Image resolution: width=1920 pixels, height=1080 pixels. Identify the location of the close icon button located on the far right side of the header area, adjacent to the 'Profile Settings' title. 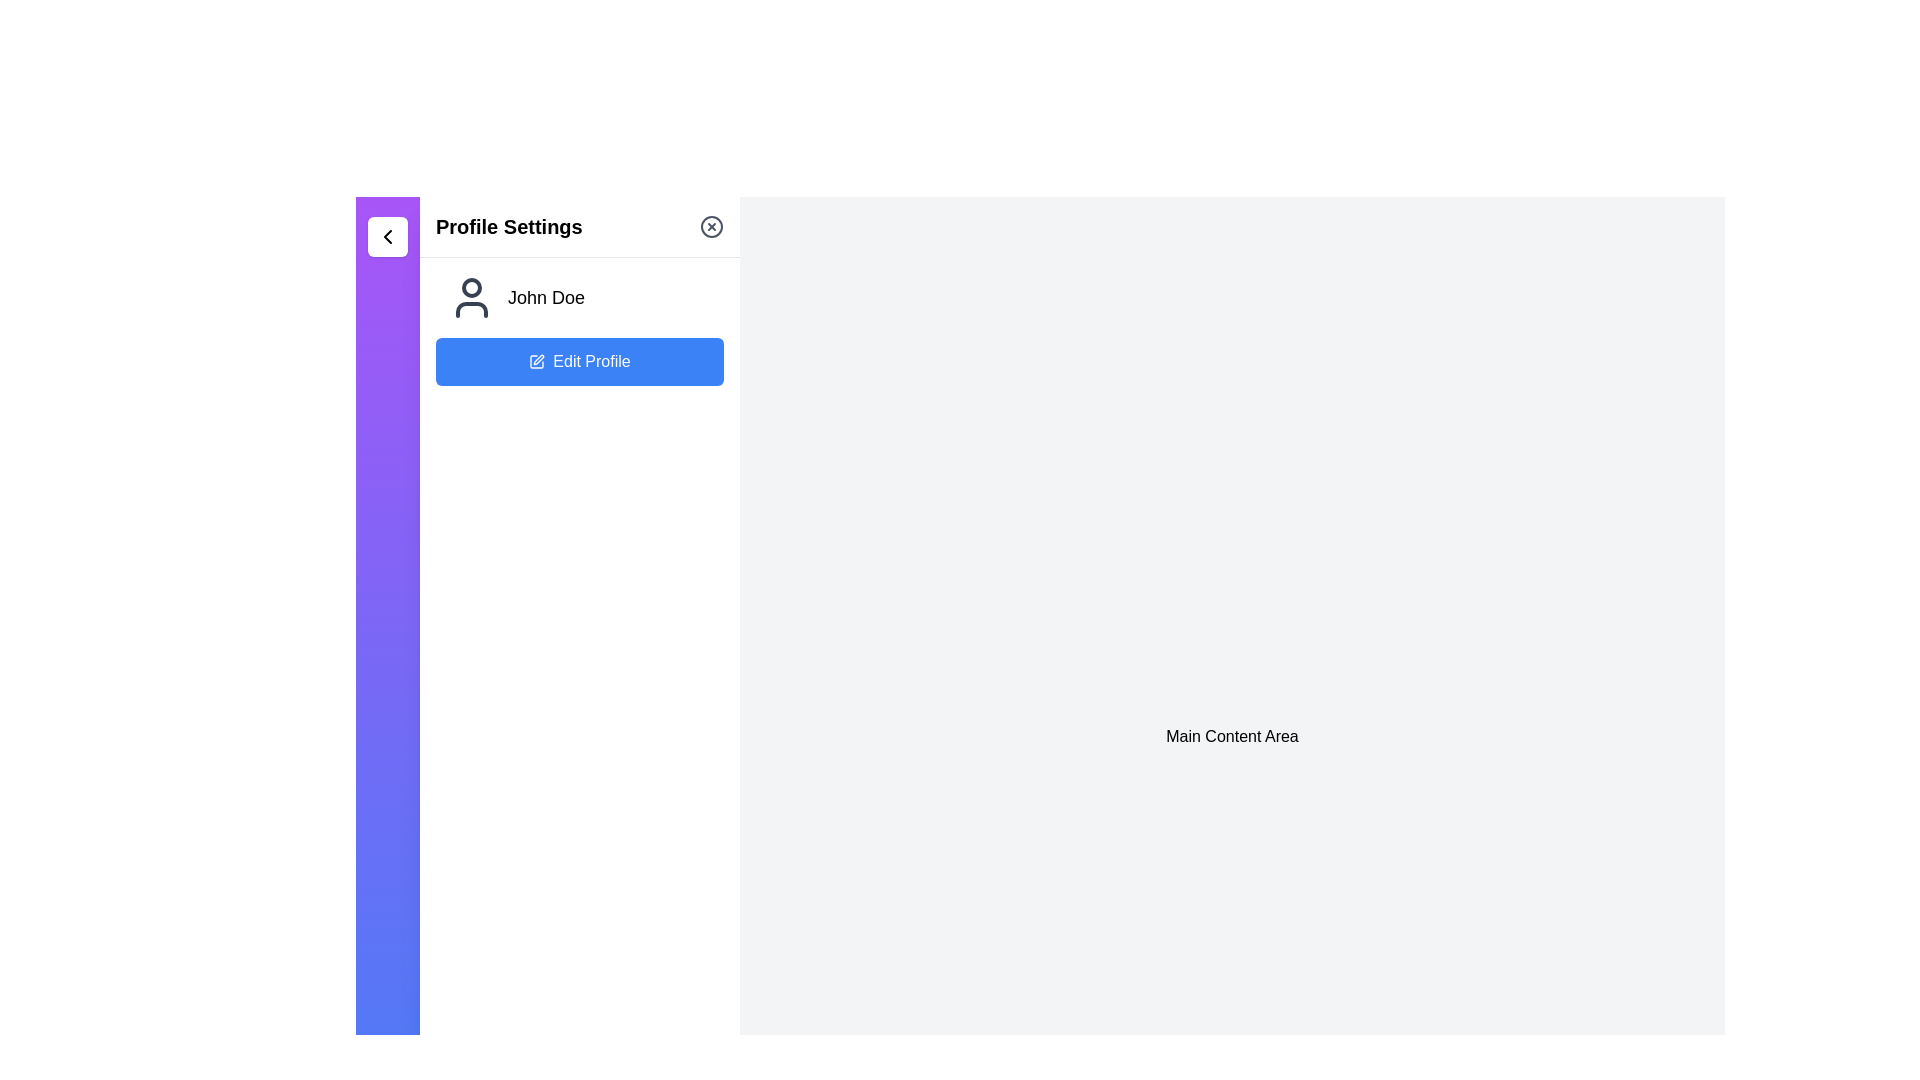
(711, 226).